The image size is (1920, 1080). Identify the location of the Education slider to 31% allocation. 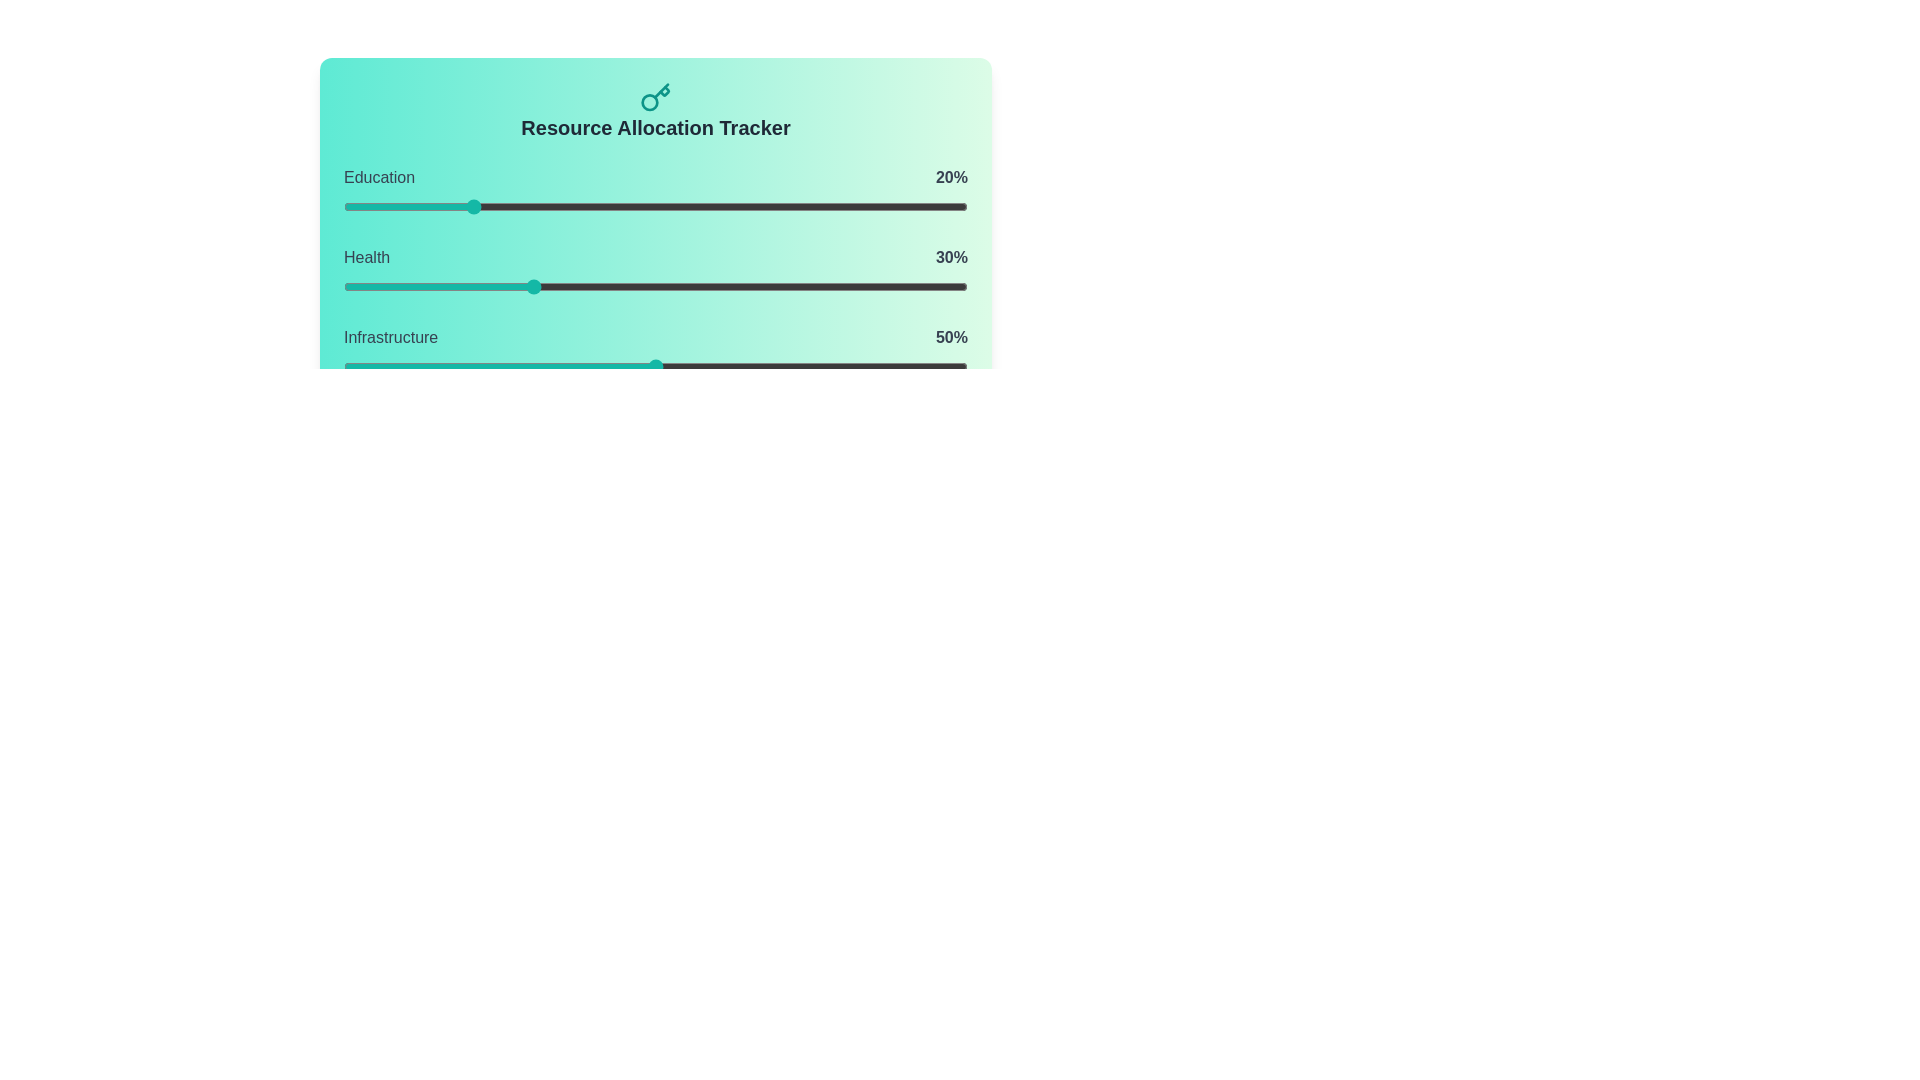
(537, 207).